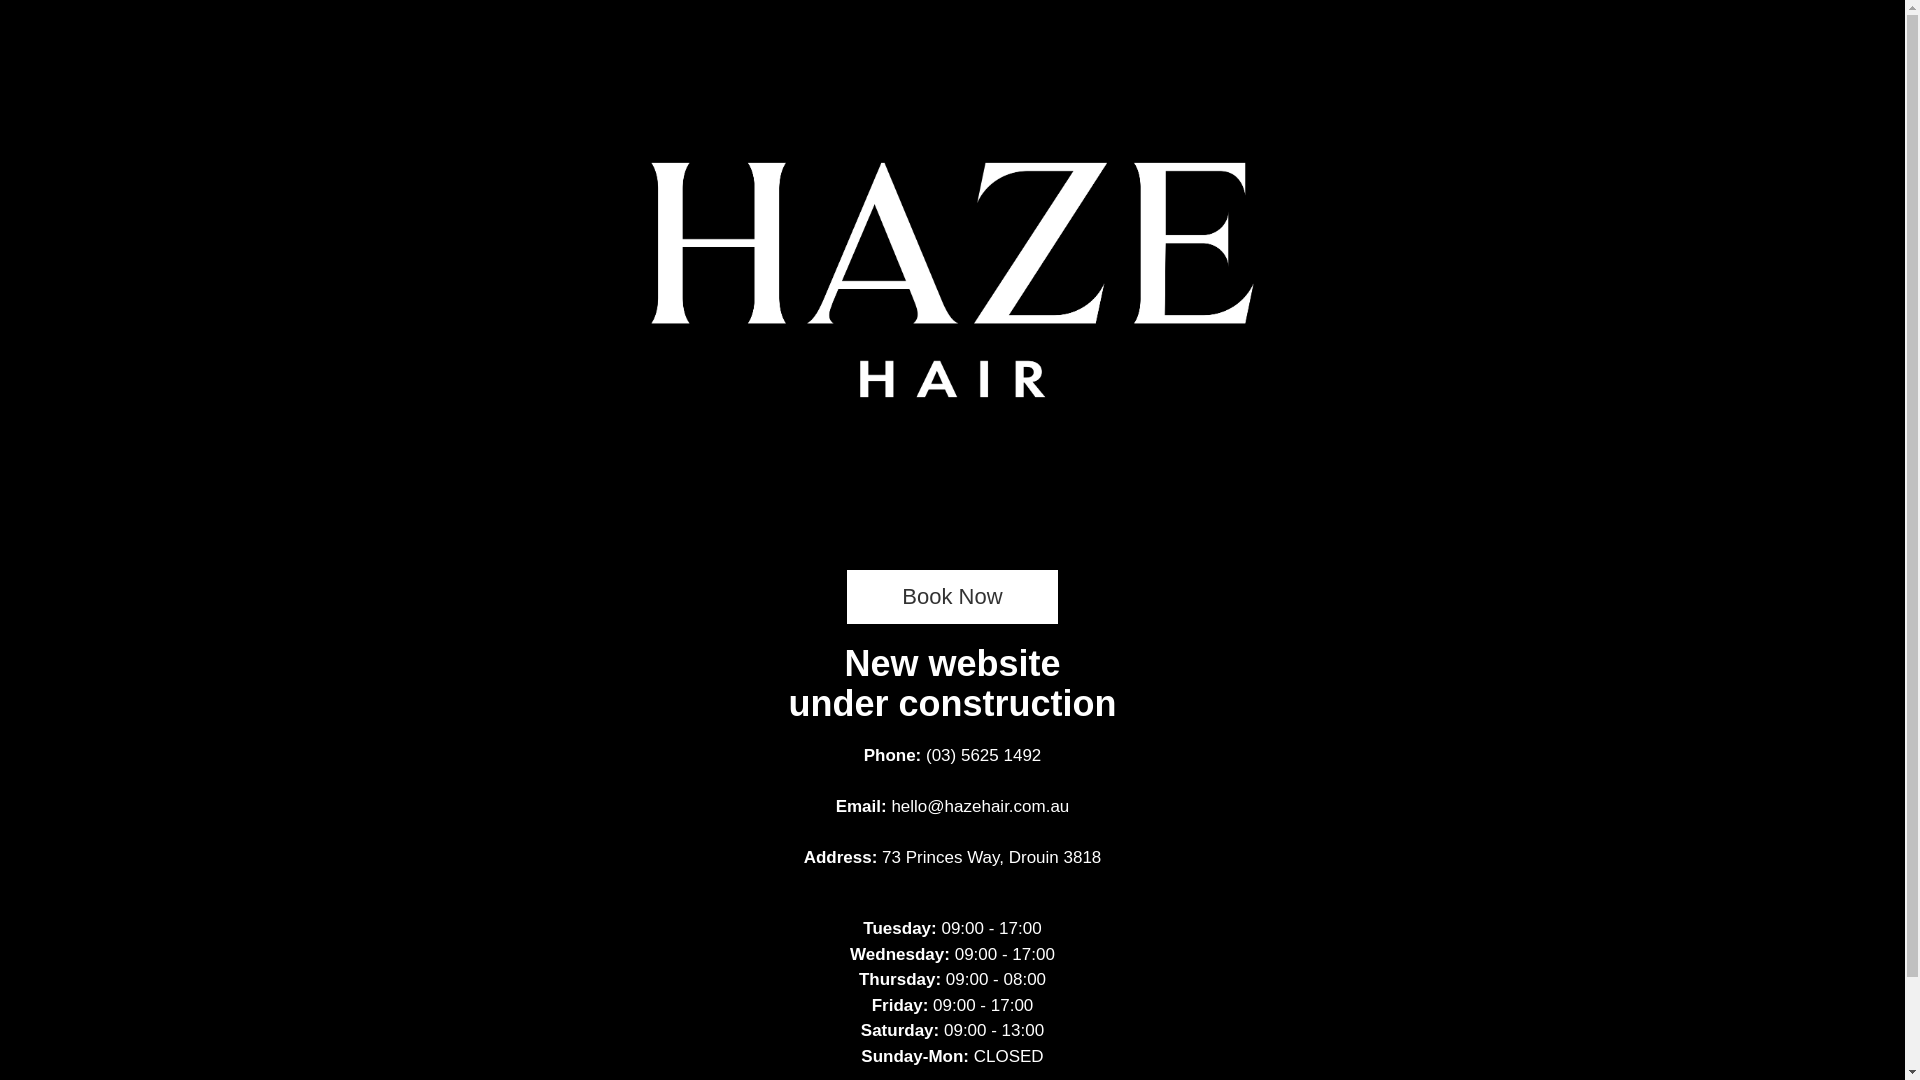 The image size is (1920, 1080). Describe the element at coordinates (950, 596) in the screenshot. I see `'Book Now'` at that location.